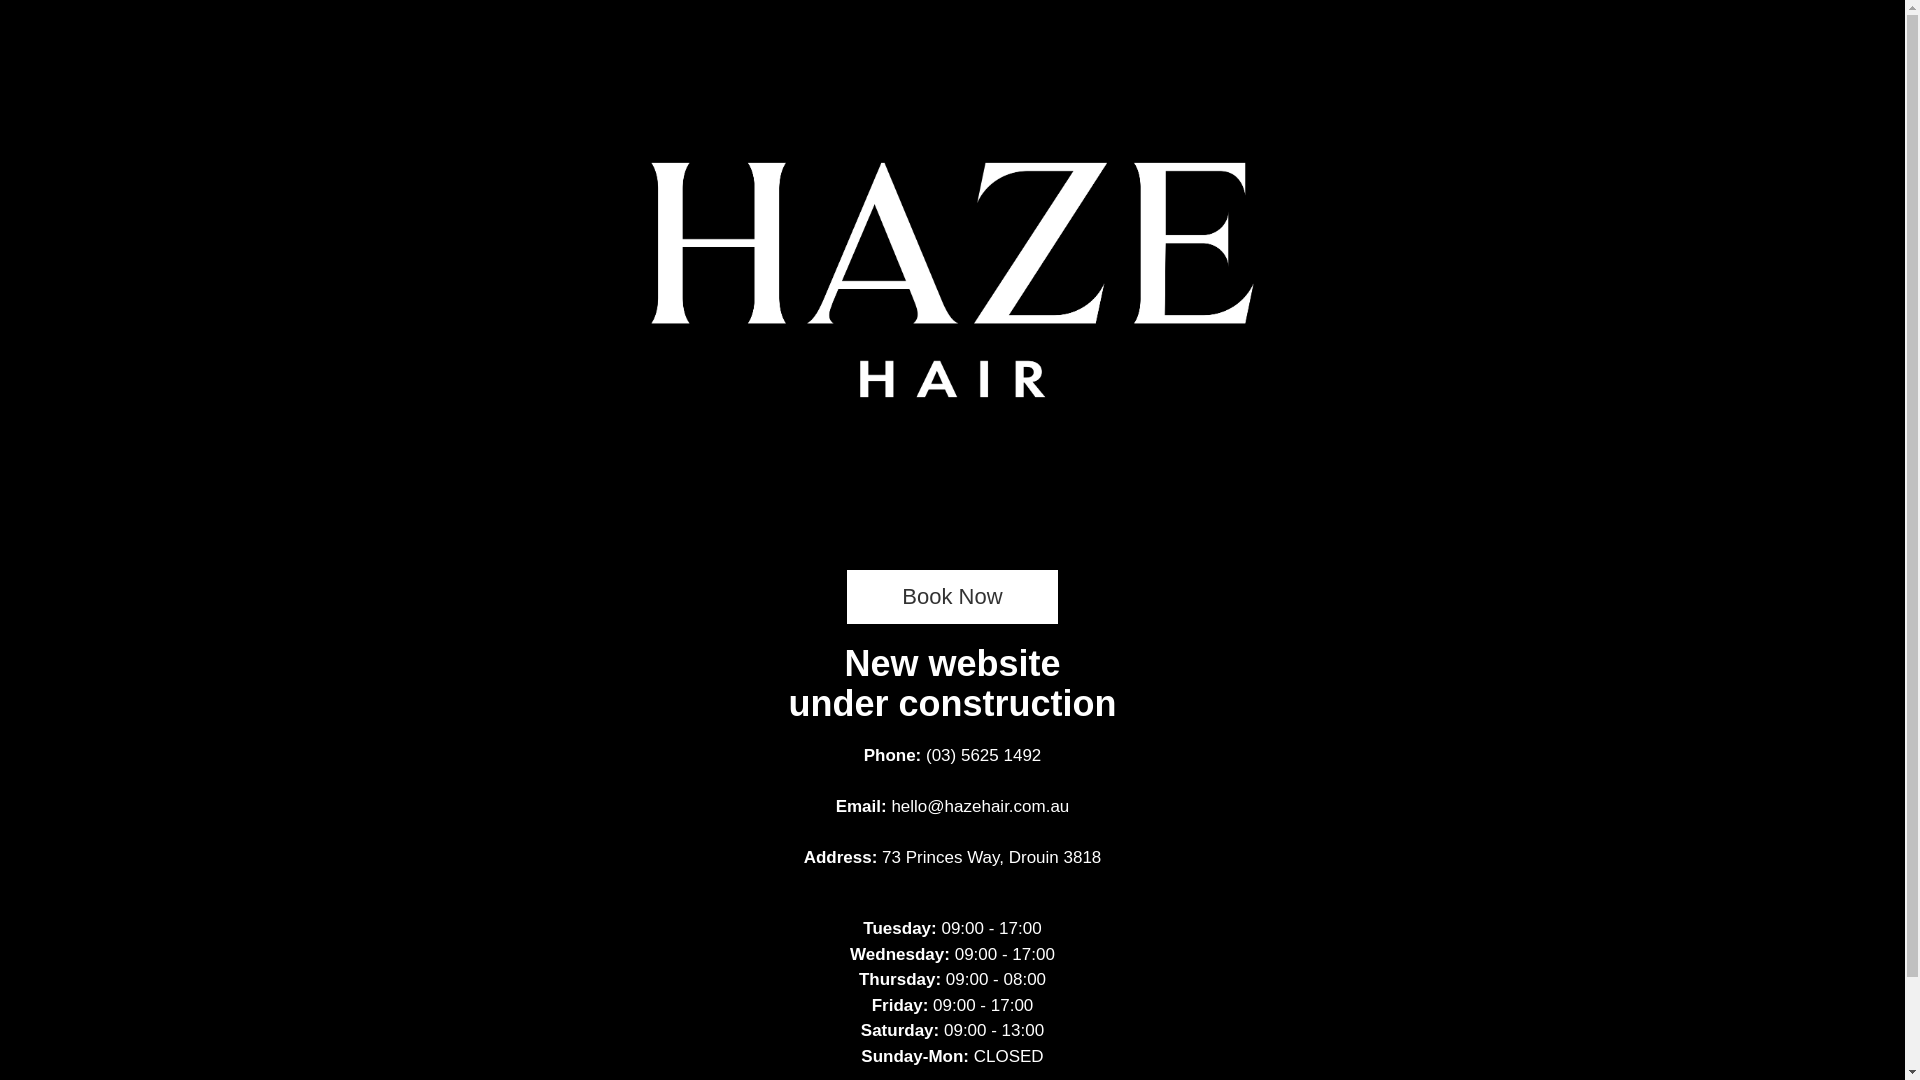 The image size is (1920, 1080). Describe the element at coordinates (950, 596) in the screenshot. I see `'Book Now'` at that location.